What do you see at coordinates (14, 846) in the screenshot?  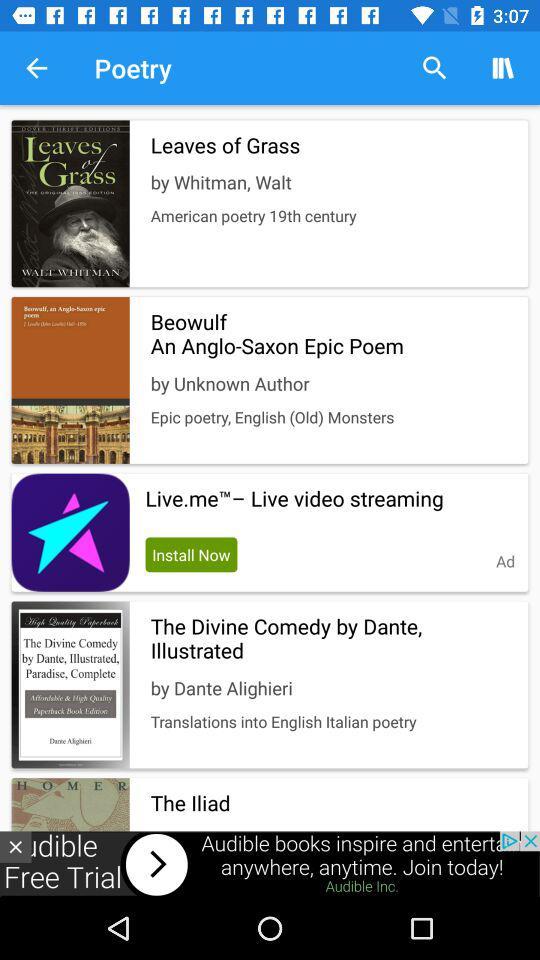 I see `the close icon` at bounding box center [14, 846].